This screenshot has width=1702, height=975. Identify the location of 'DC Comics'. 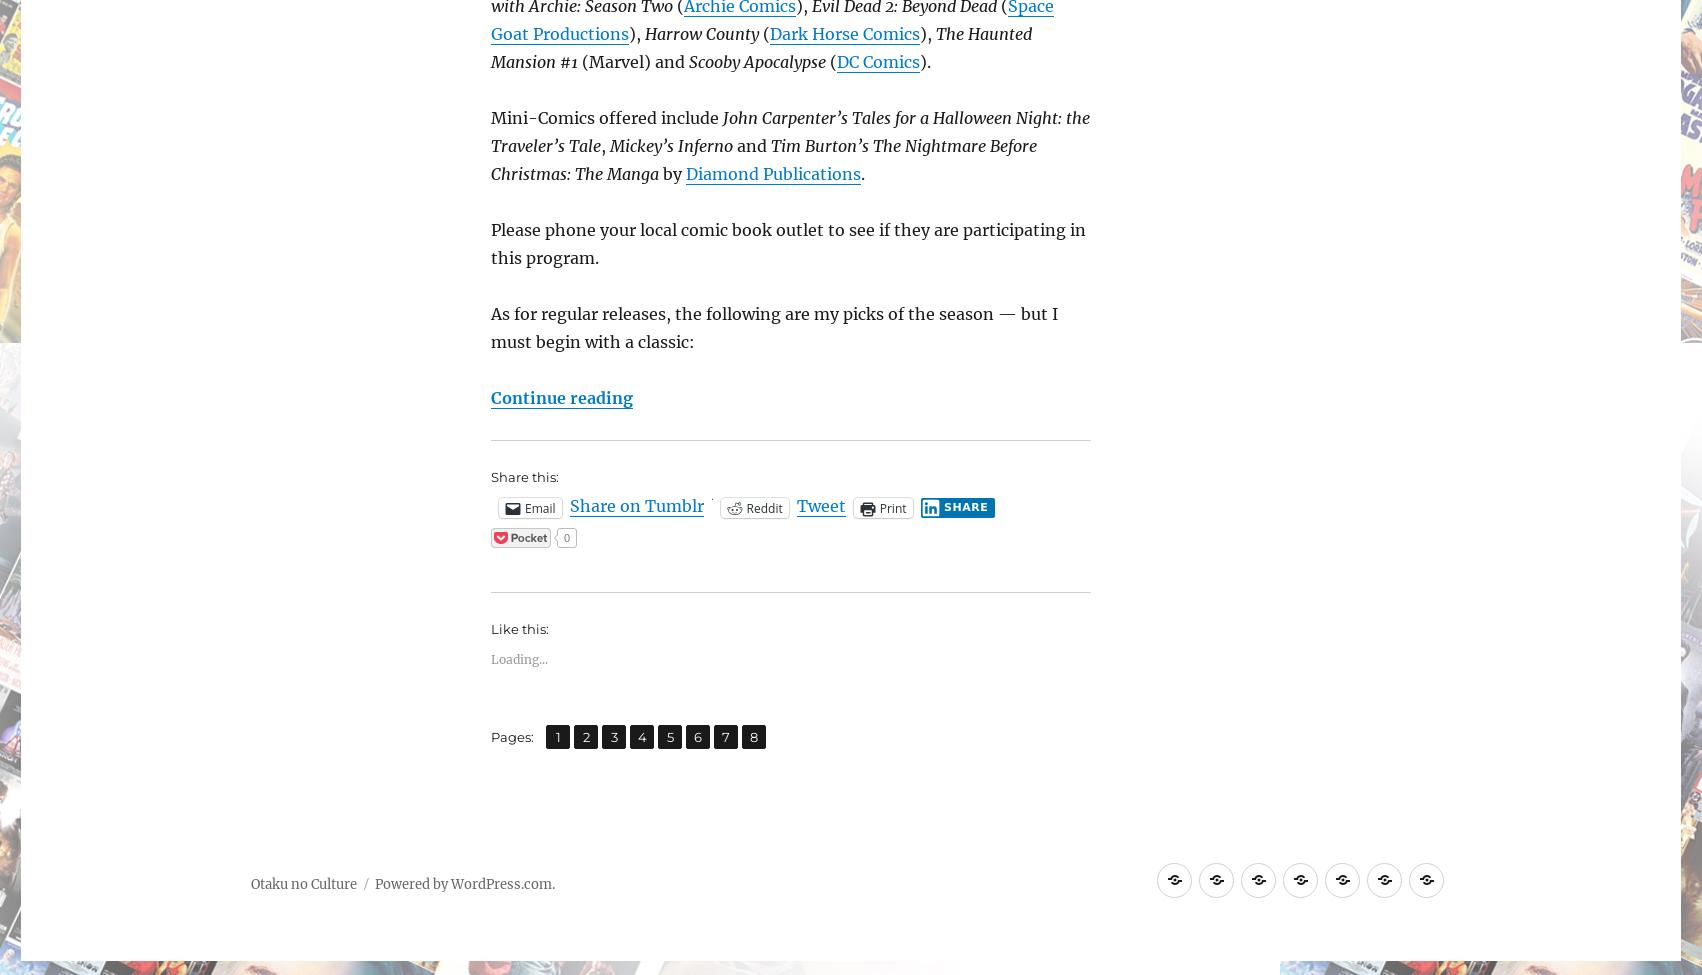
(878, 62).